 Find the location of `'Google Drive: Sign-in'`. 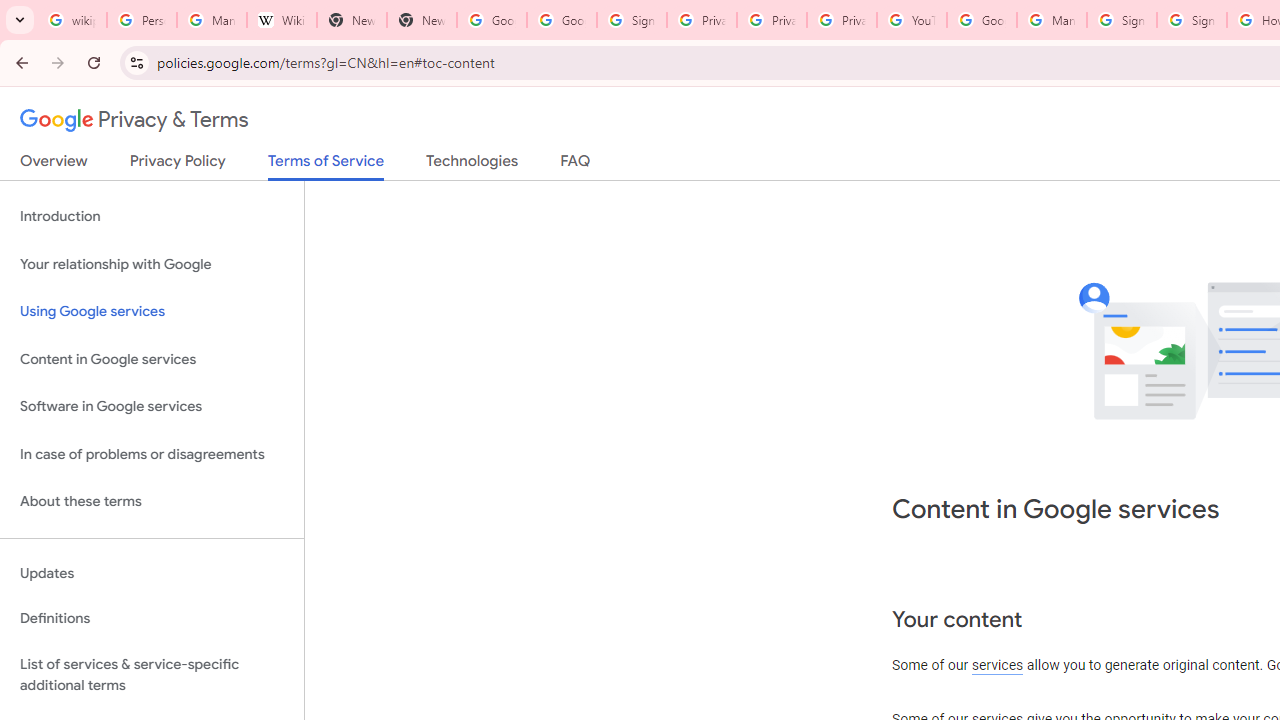

'Google Drive: Sign-in' is located at coordinates (560, 20).